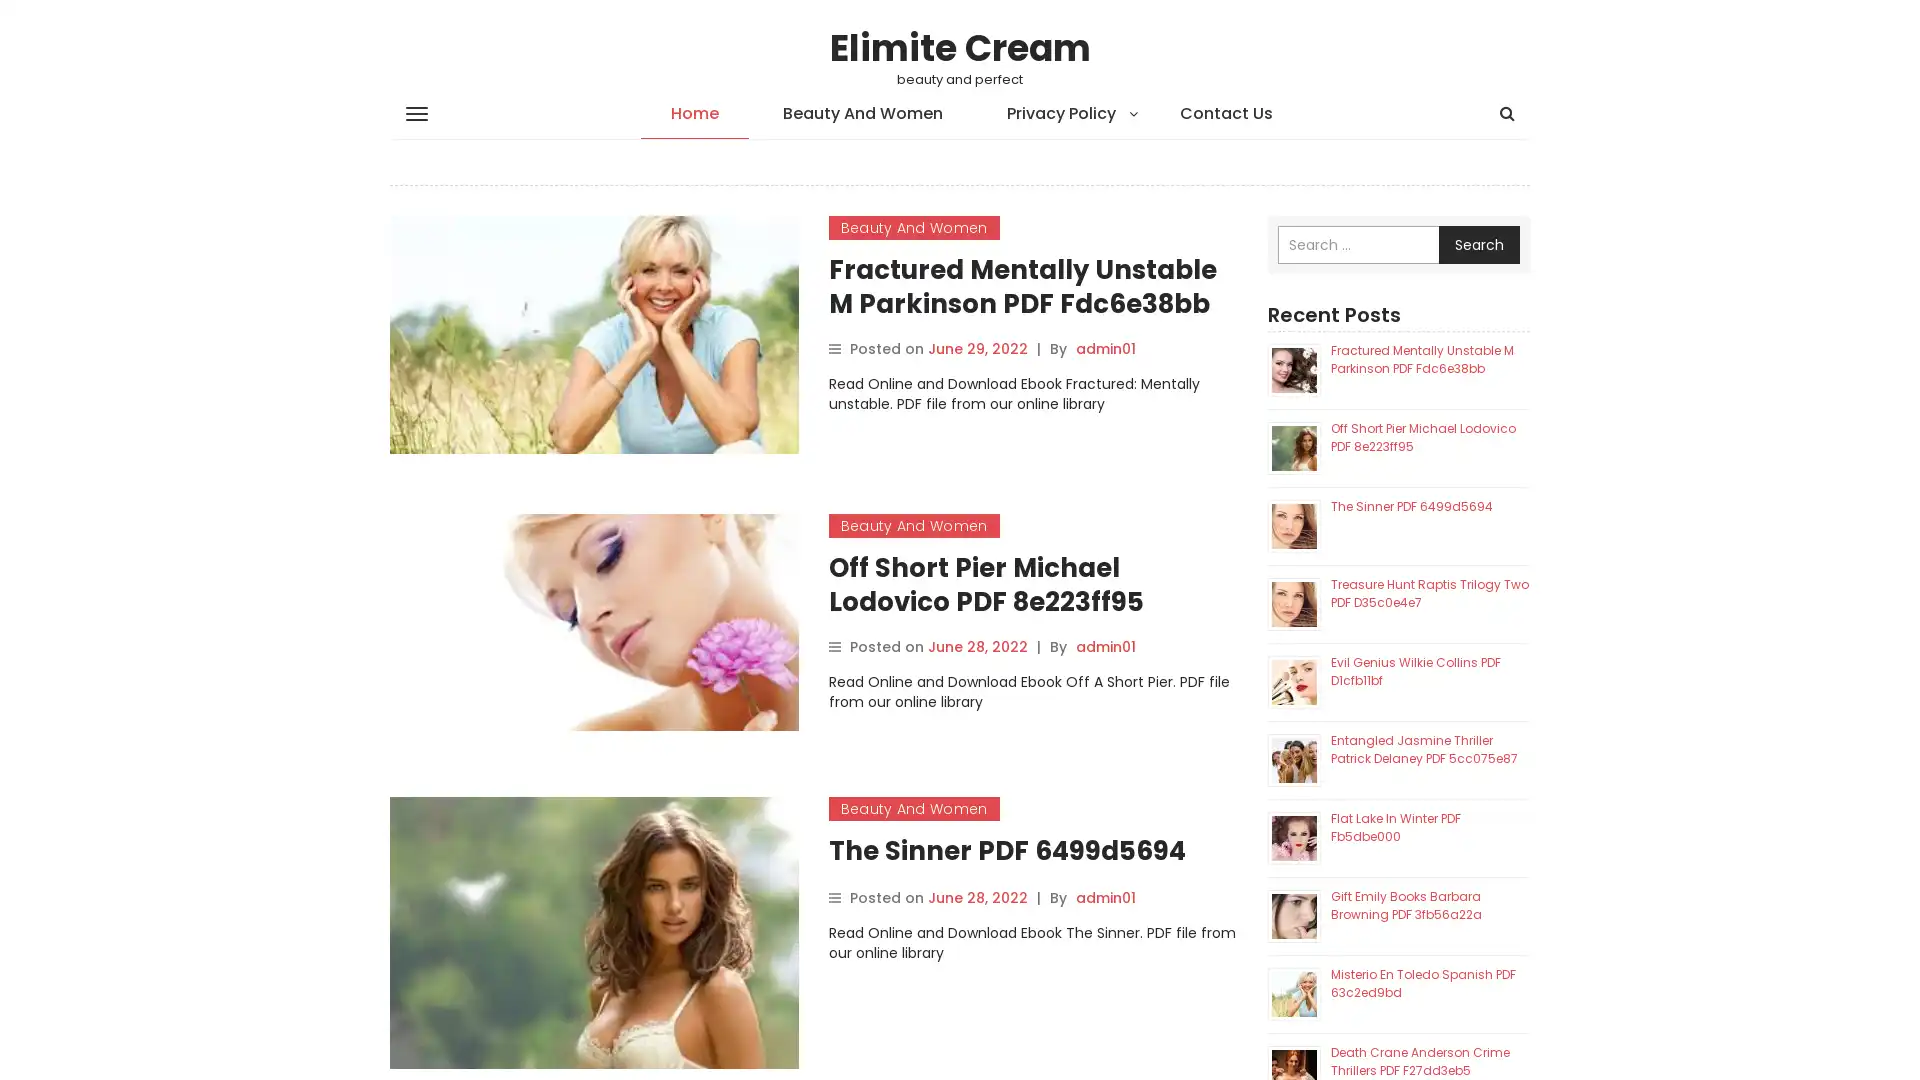  I want to click on Search, so click(1479, 244).